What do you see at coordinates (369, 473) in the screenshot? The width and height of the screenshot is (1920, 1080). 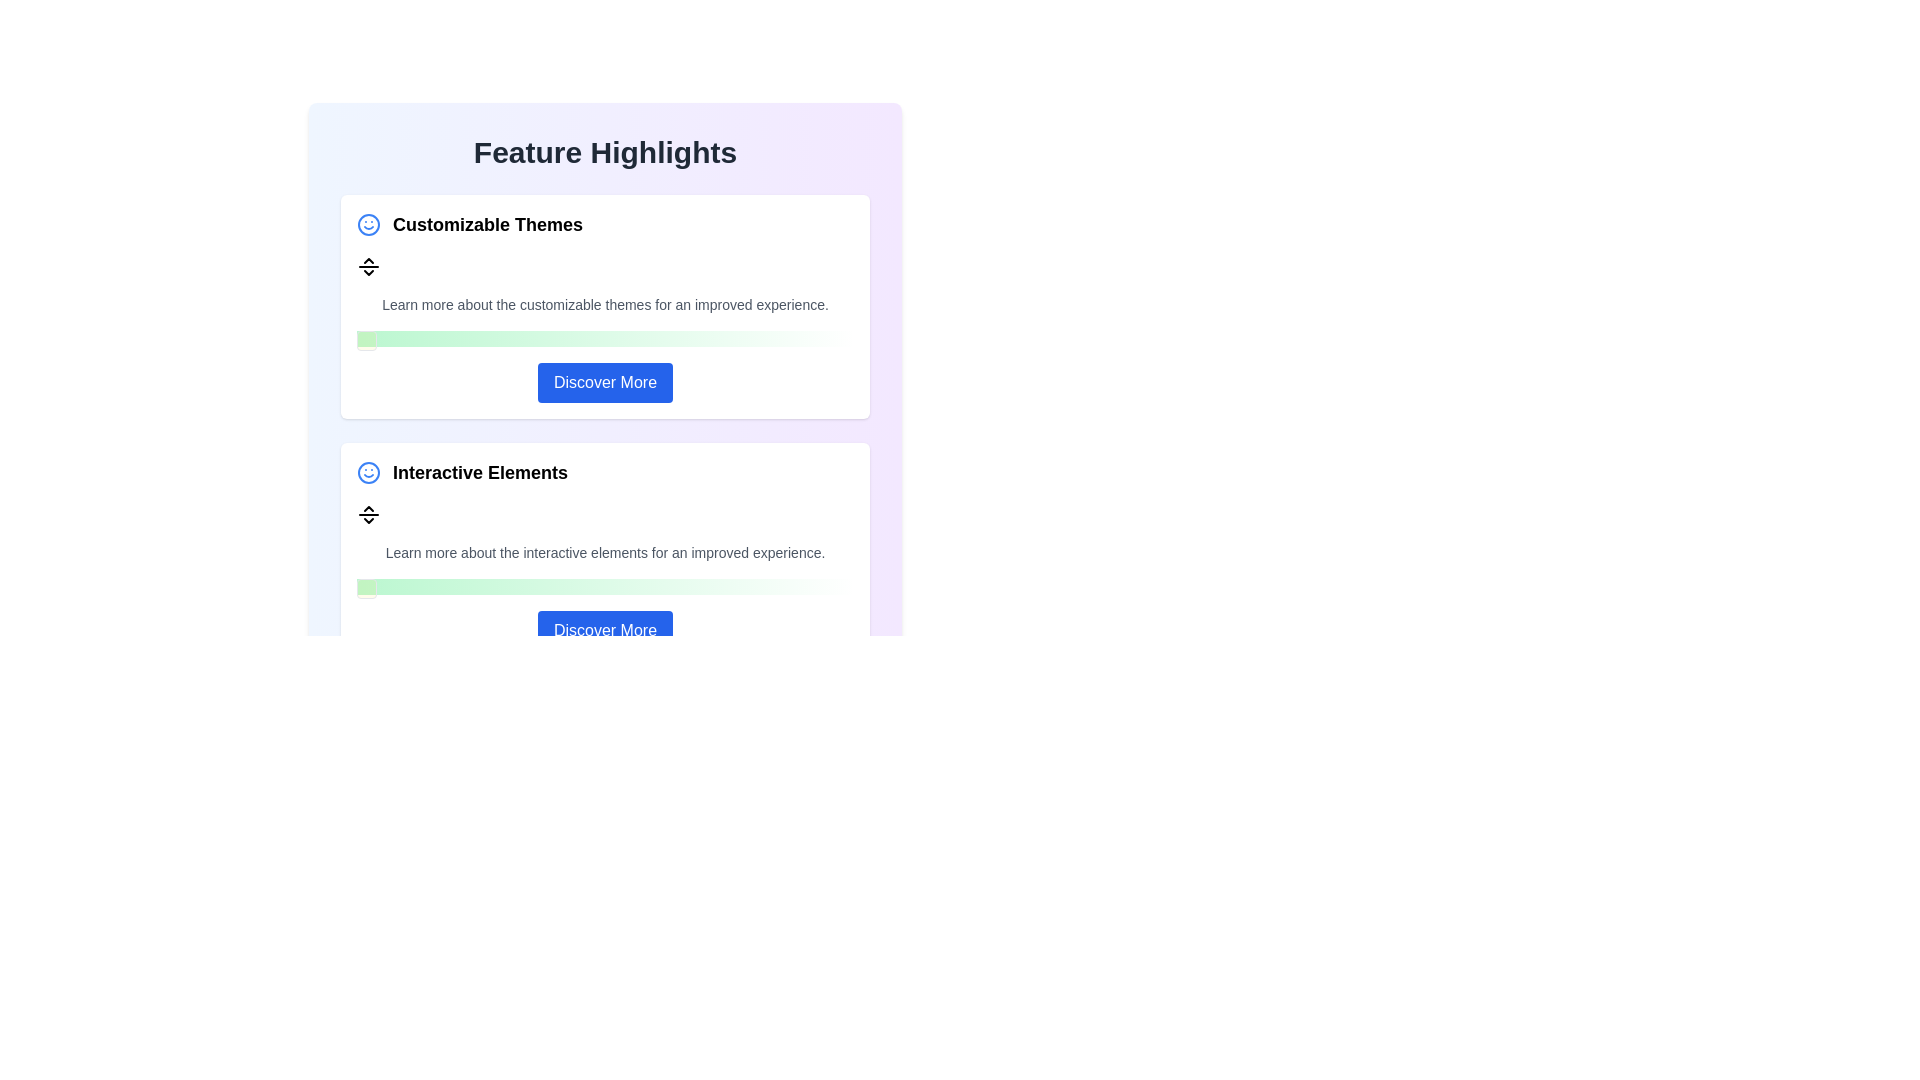 I see `the icon representing the 'Interactive Elements' feature, located to the left of the text 'Interactive Elements' in the feature section` at bounding box center [369, 473].